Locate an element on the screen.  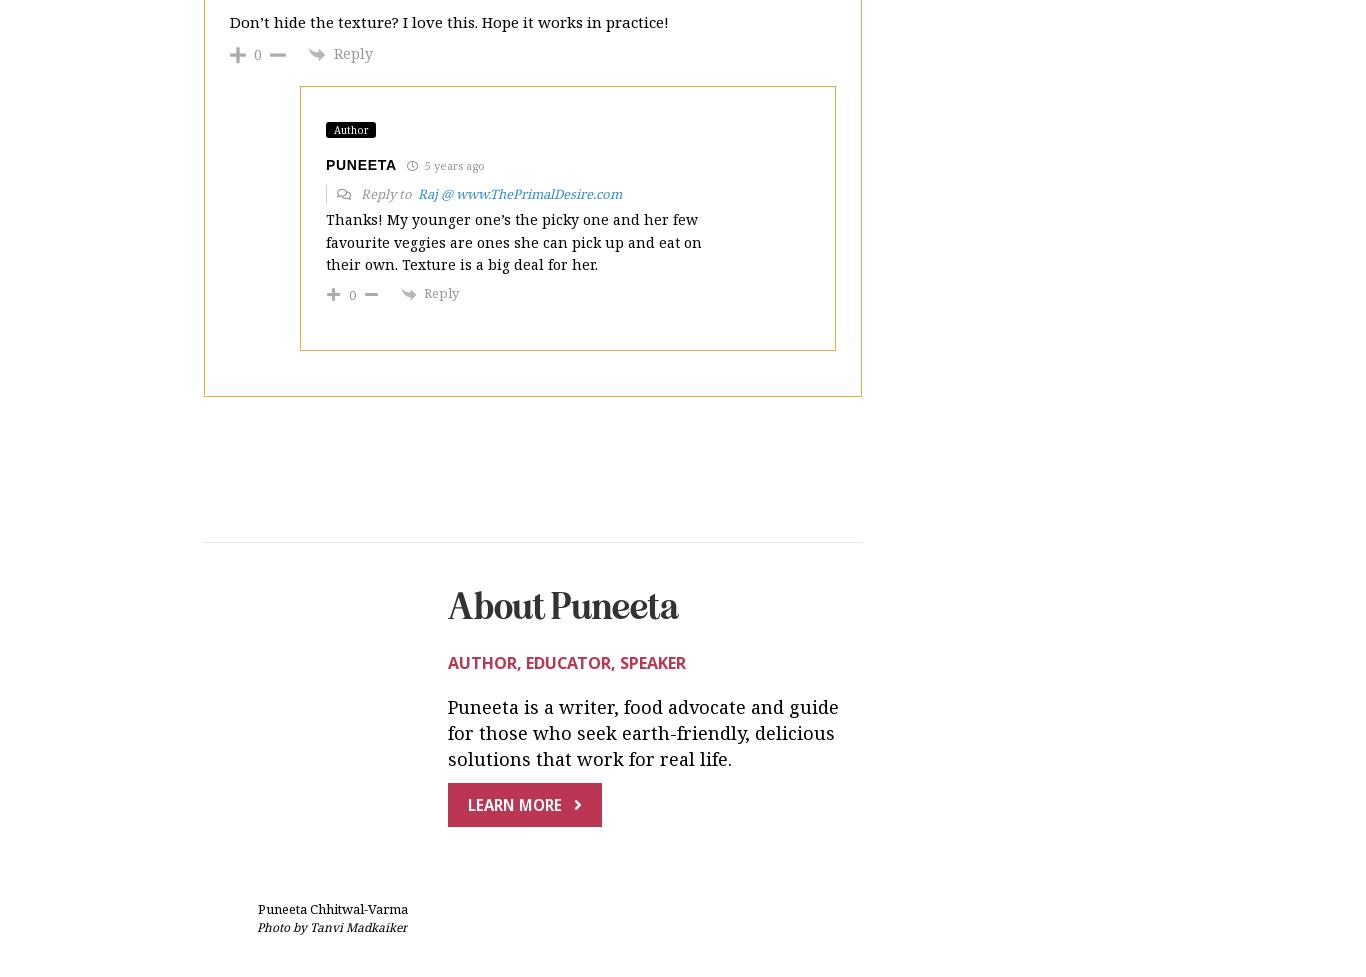
'Thanks! My younger one’s the picky one and her few favourite veggies are ones she can pick up and eat on their own. Texture is a big deal for her.' is located at coordinates (514, 76).